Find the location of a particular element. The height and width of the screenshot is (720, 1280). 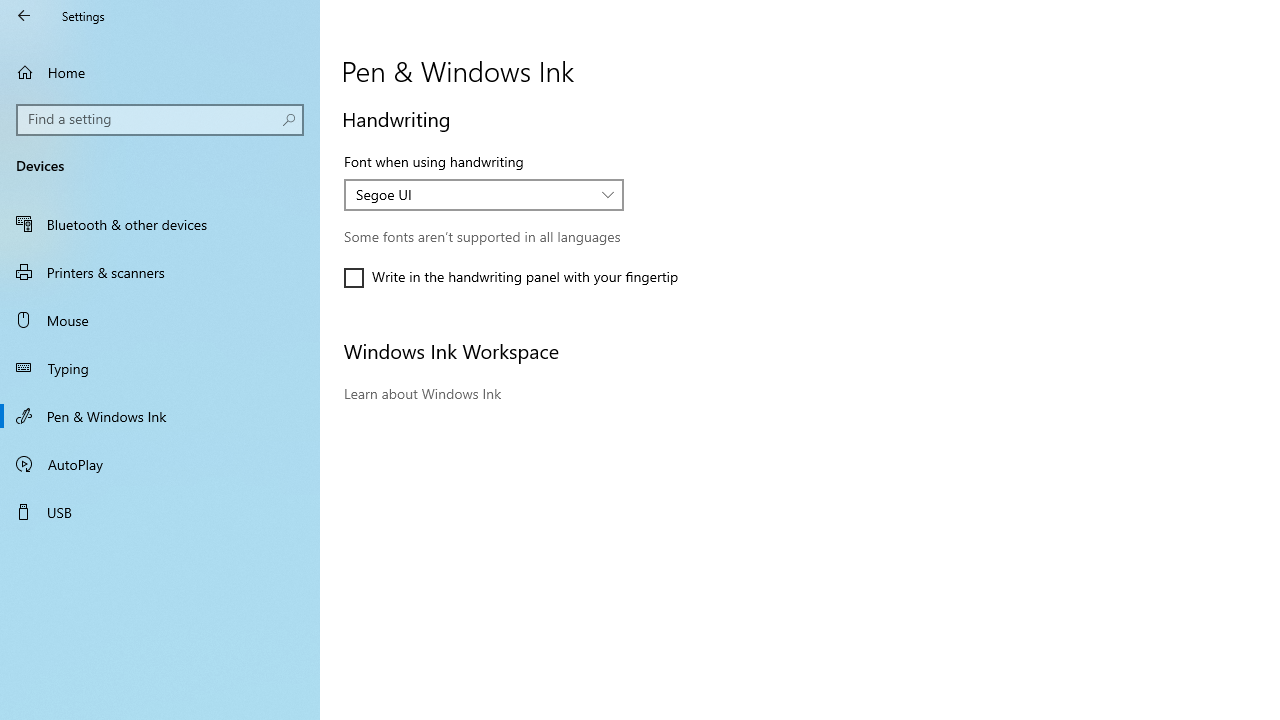

'Pen & Windows Ink' is located at coordinates (160, 414).